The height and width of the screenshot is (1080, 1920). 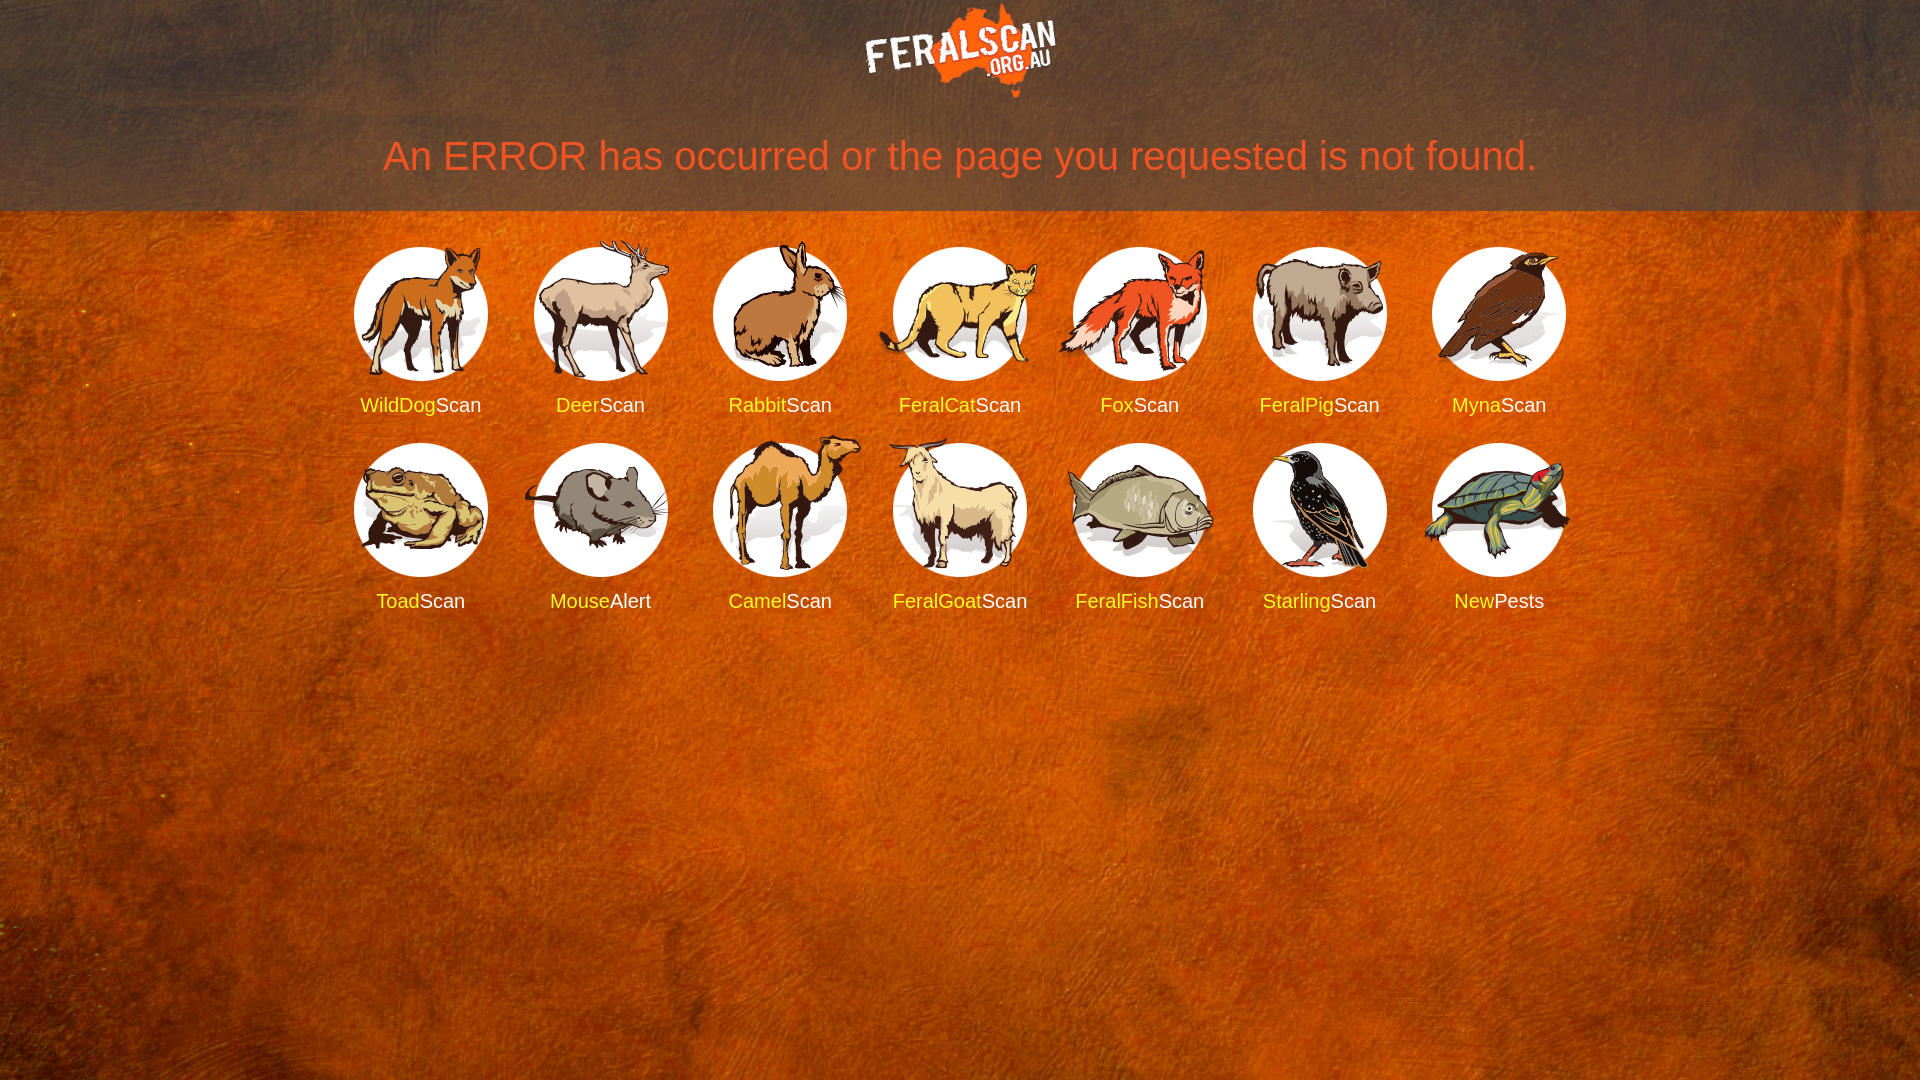 I want to click on 'FeralPigScan', so click(x=1319, y=331).